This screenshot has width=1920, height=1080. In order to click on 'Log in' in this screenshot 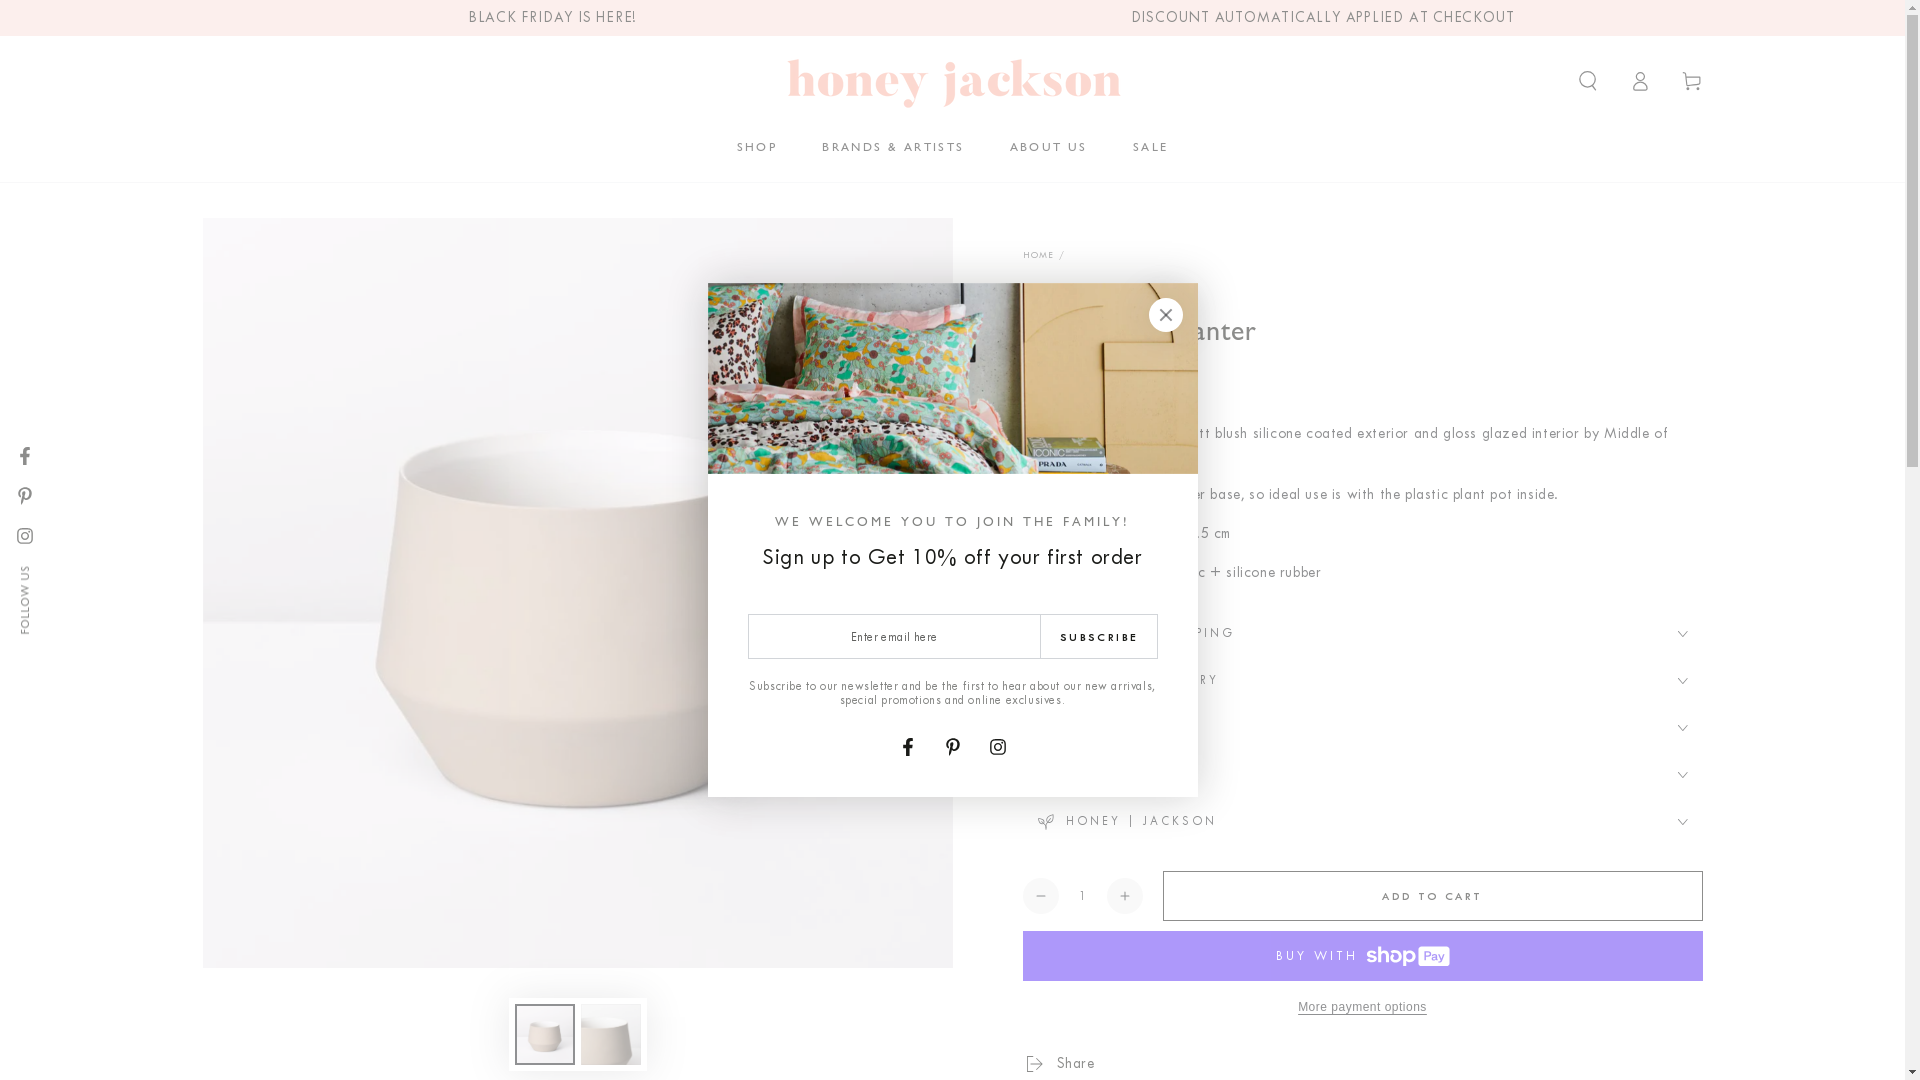, I will do `click(1613, 80)`.